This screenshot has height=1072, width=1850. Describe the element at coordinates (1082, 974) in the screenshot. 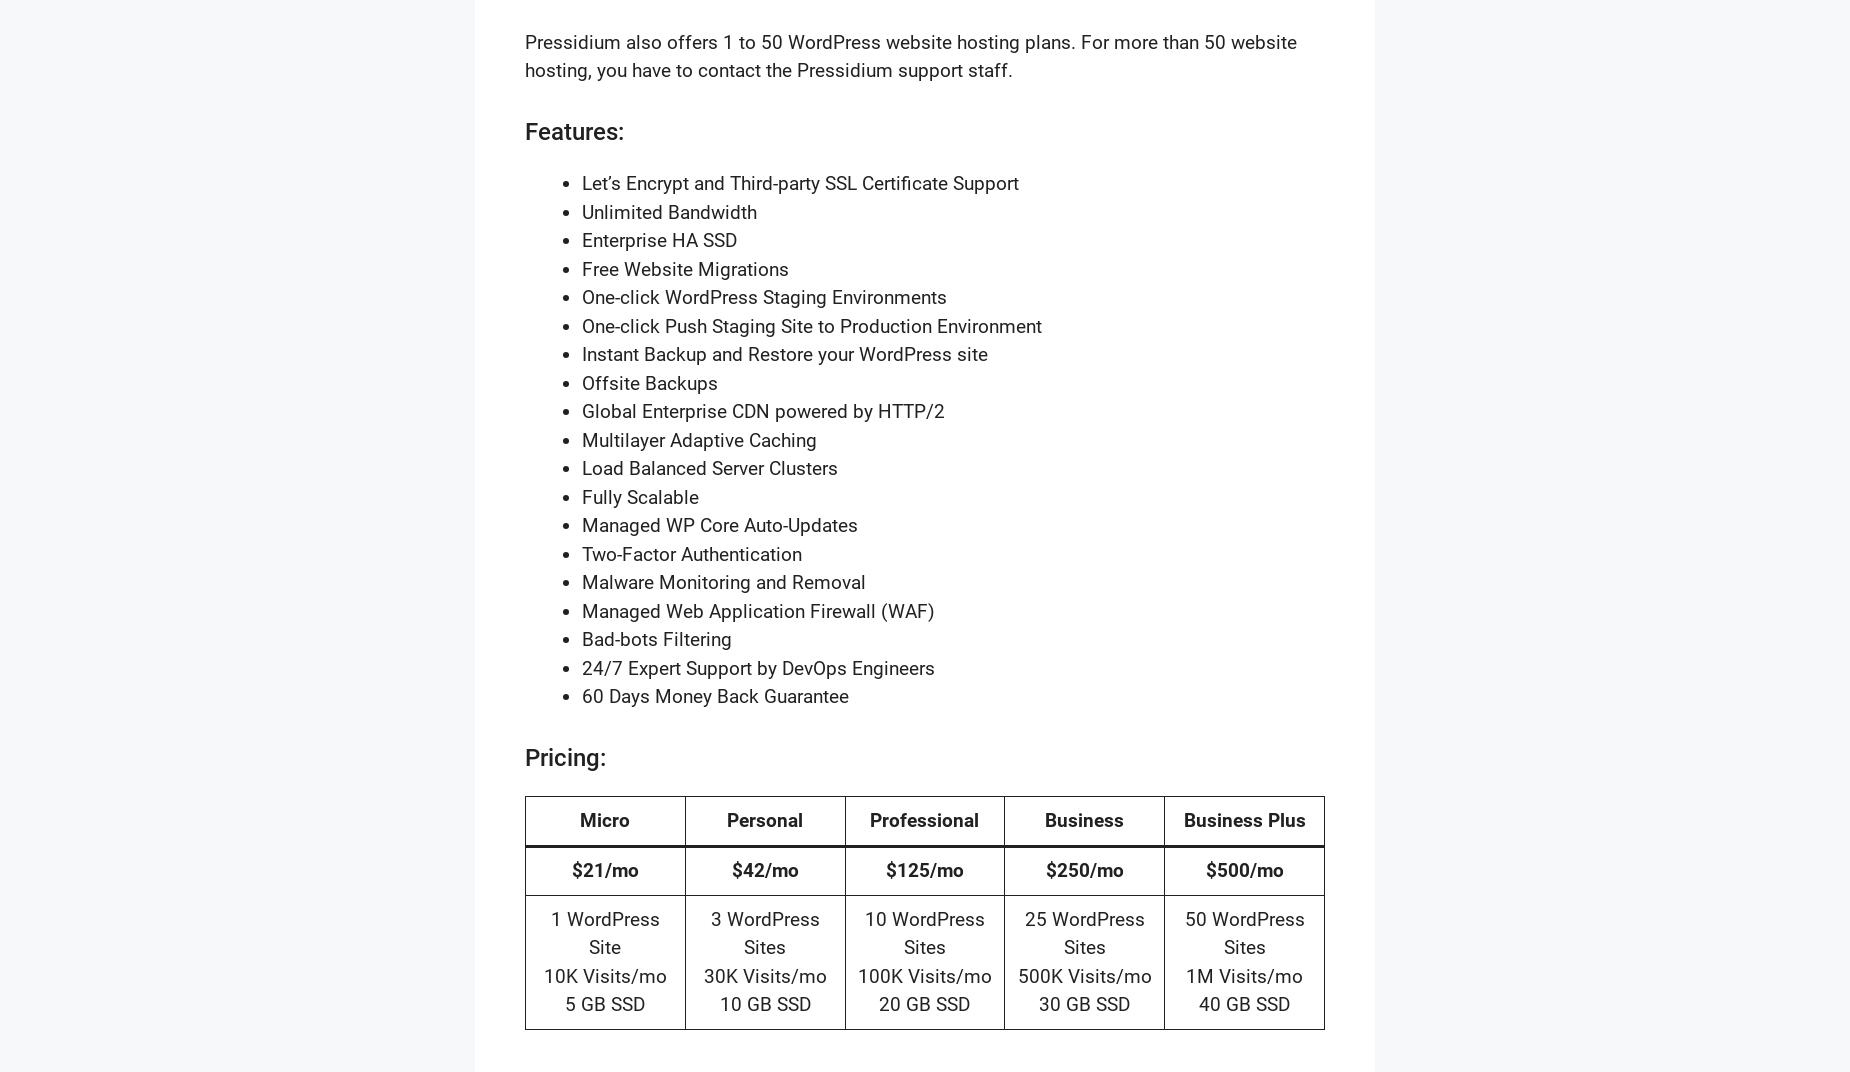

I see `'500K Visits/mo'` at that location.